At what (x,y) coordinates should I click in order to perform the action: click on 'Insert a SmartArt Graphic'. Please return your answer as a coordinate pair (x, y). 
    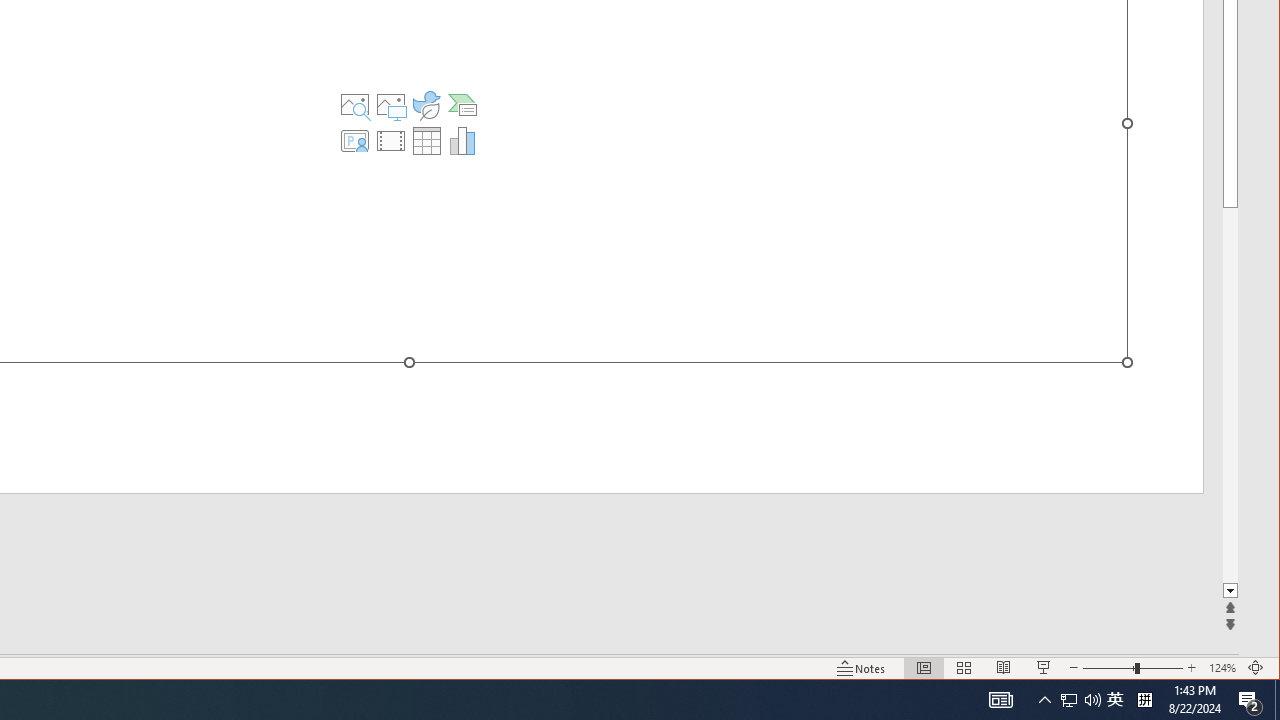
    Looking at the image, I should click on (461, 105).